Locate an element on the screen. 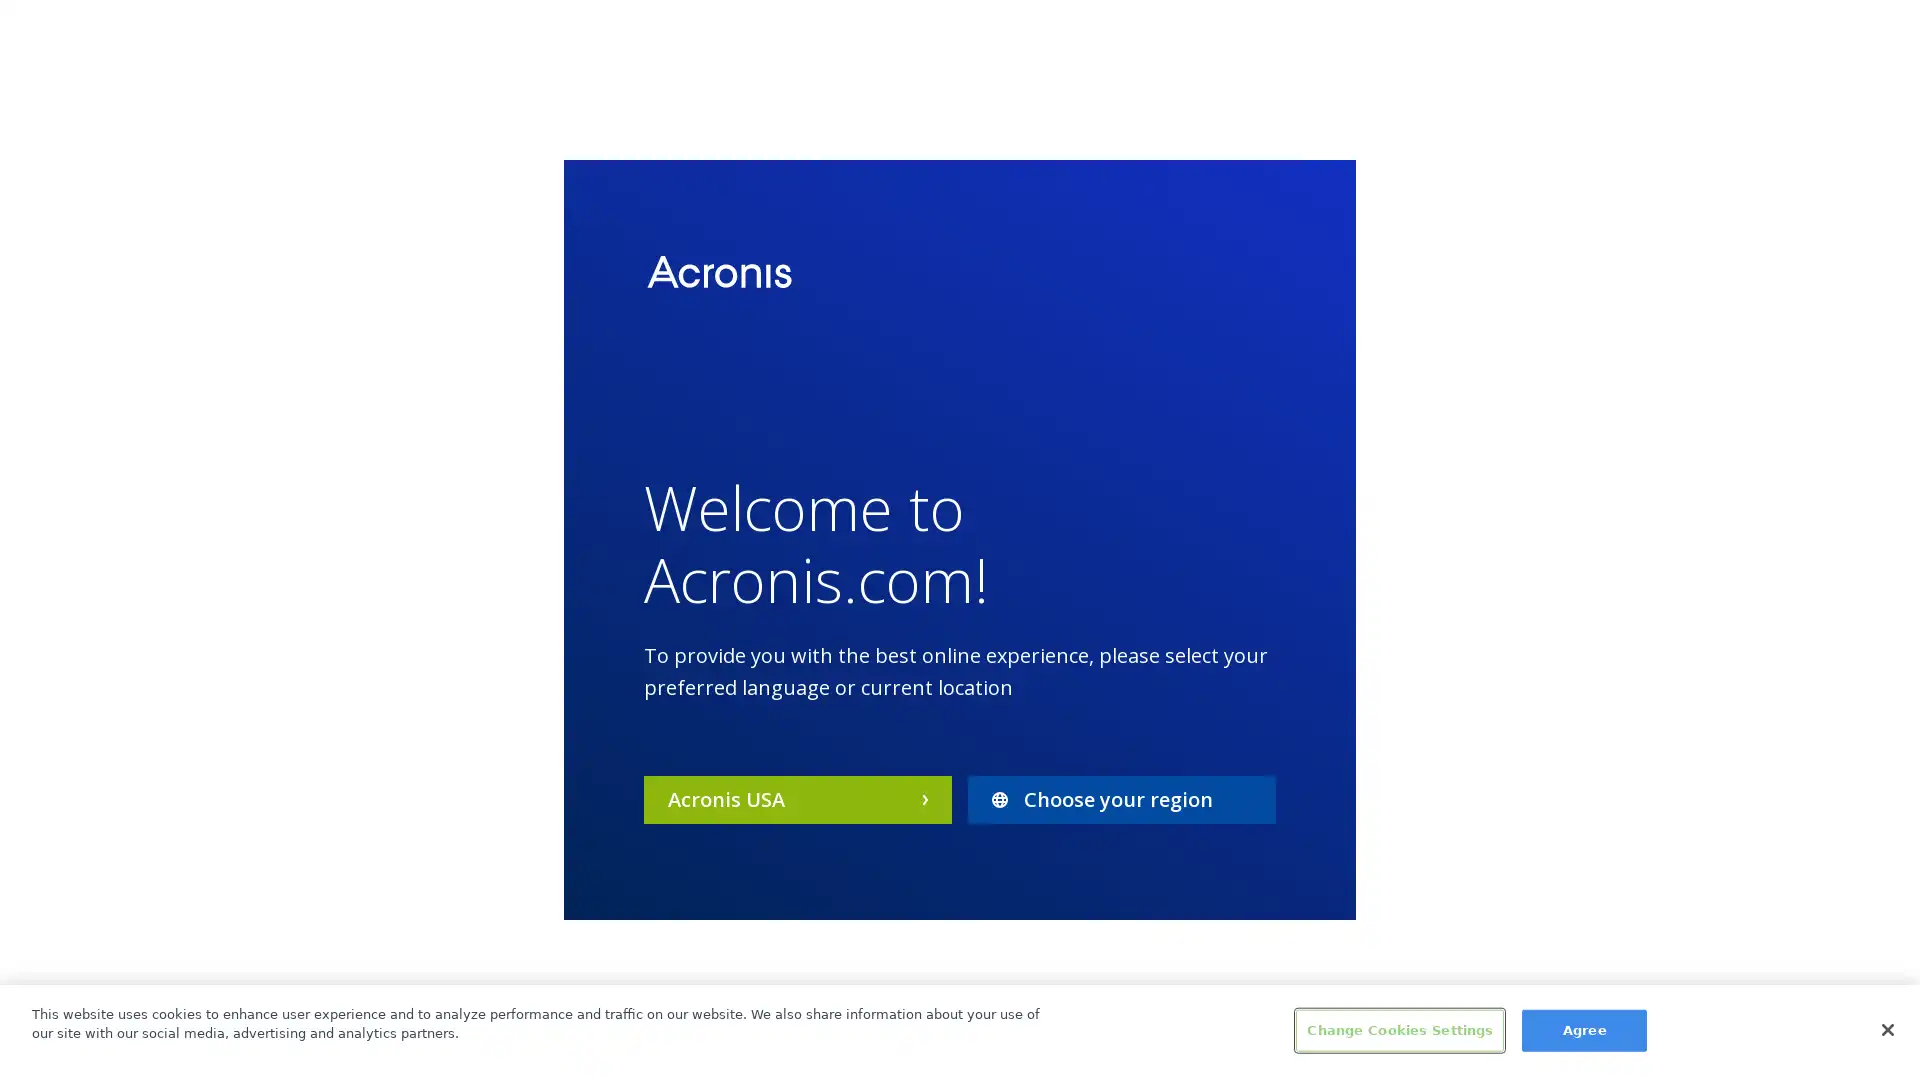 This screenshot has height=1080, width=1920. Change Cookies Settings is located at coordinates (1399, 1030).